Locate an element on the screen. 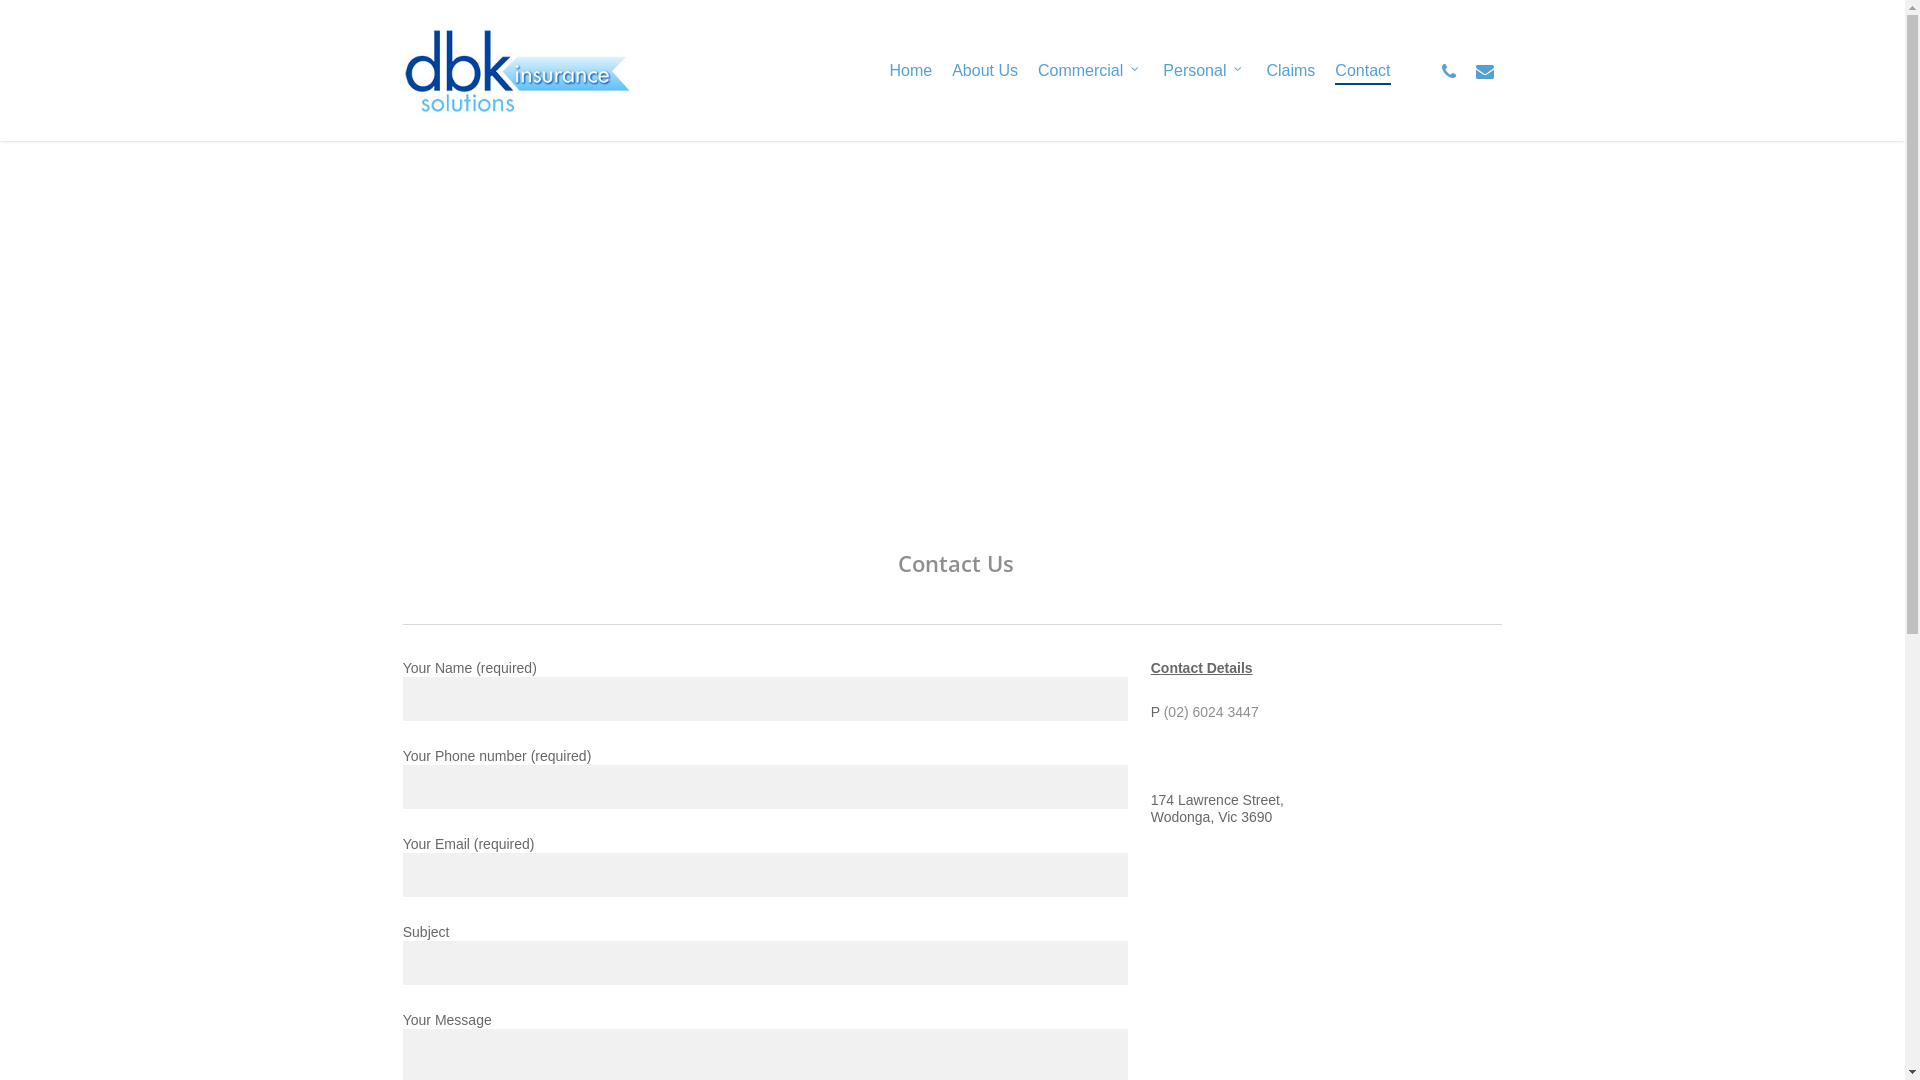  'Menu' is located at coordinates (1866, 10).